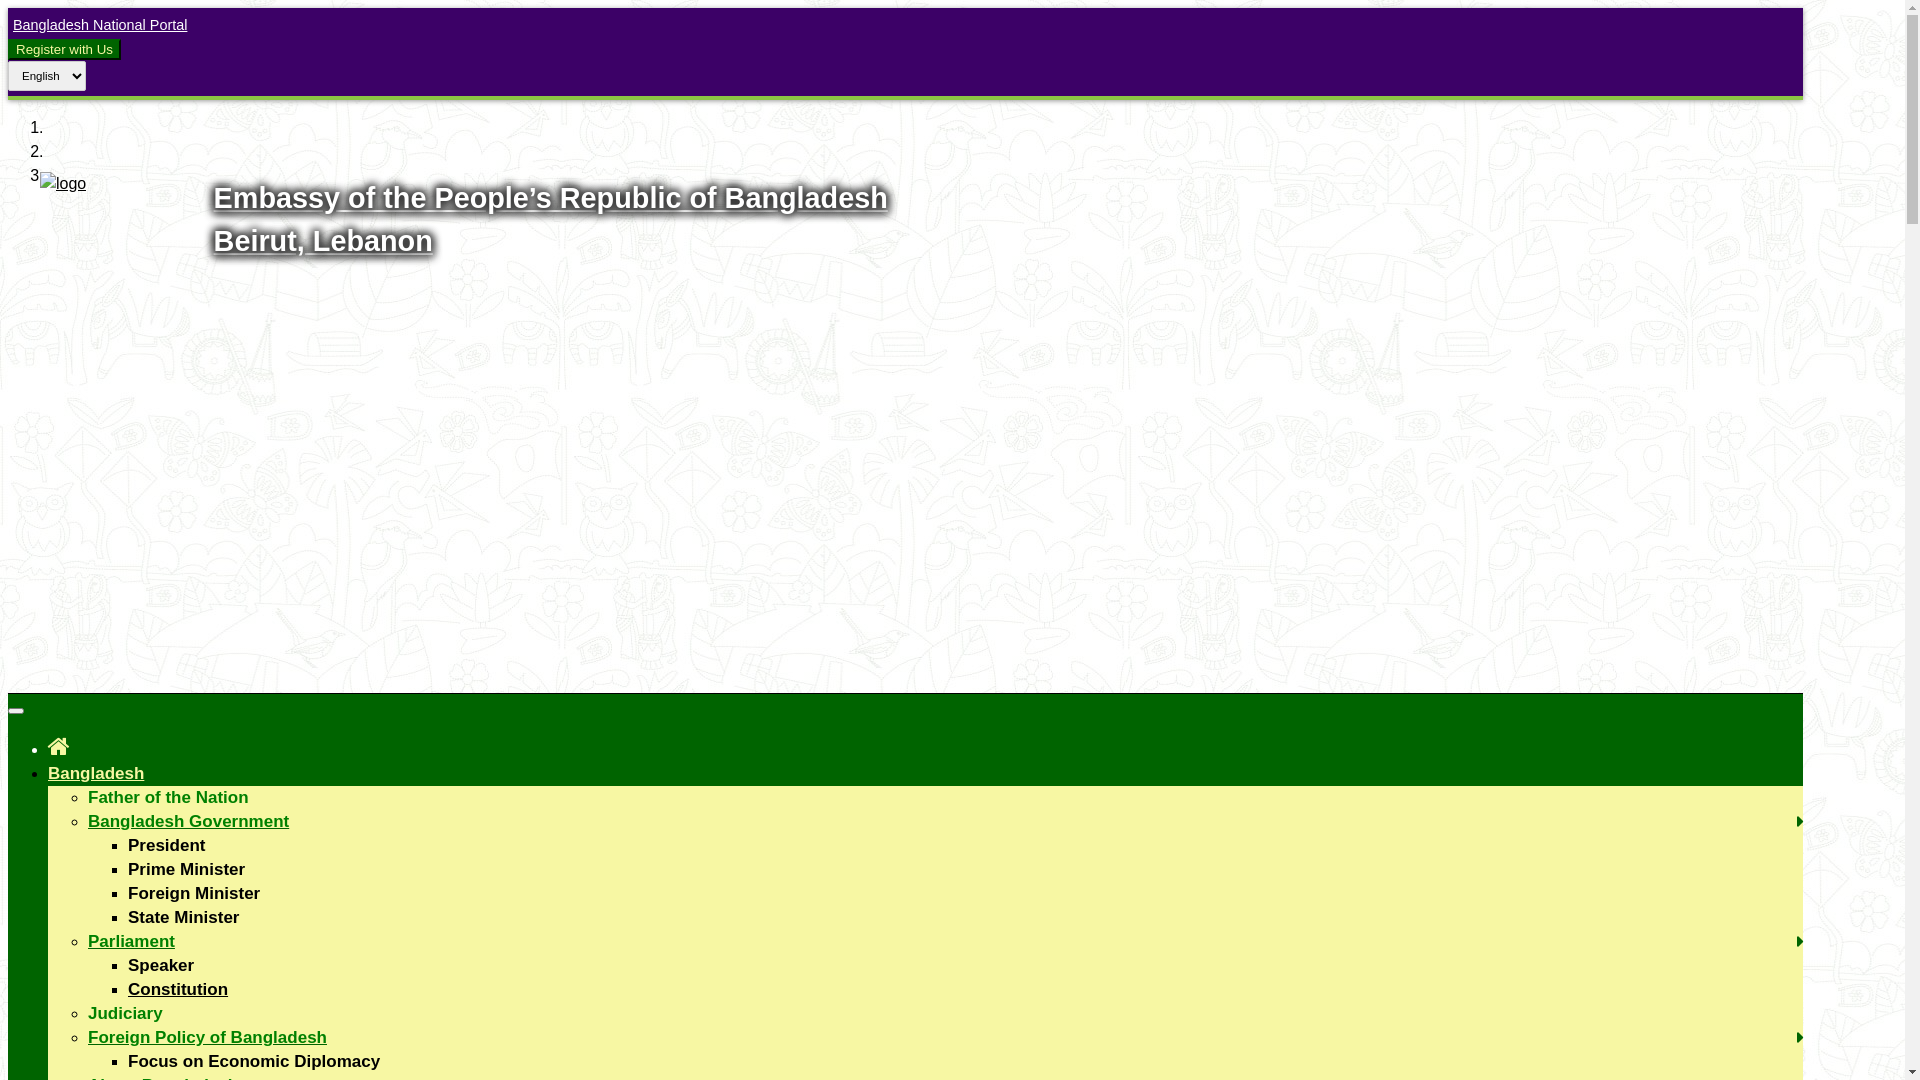  Describe the element at coordinates (8, 48) in the screenshot. I see `'Register with Us'` at that location.